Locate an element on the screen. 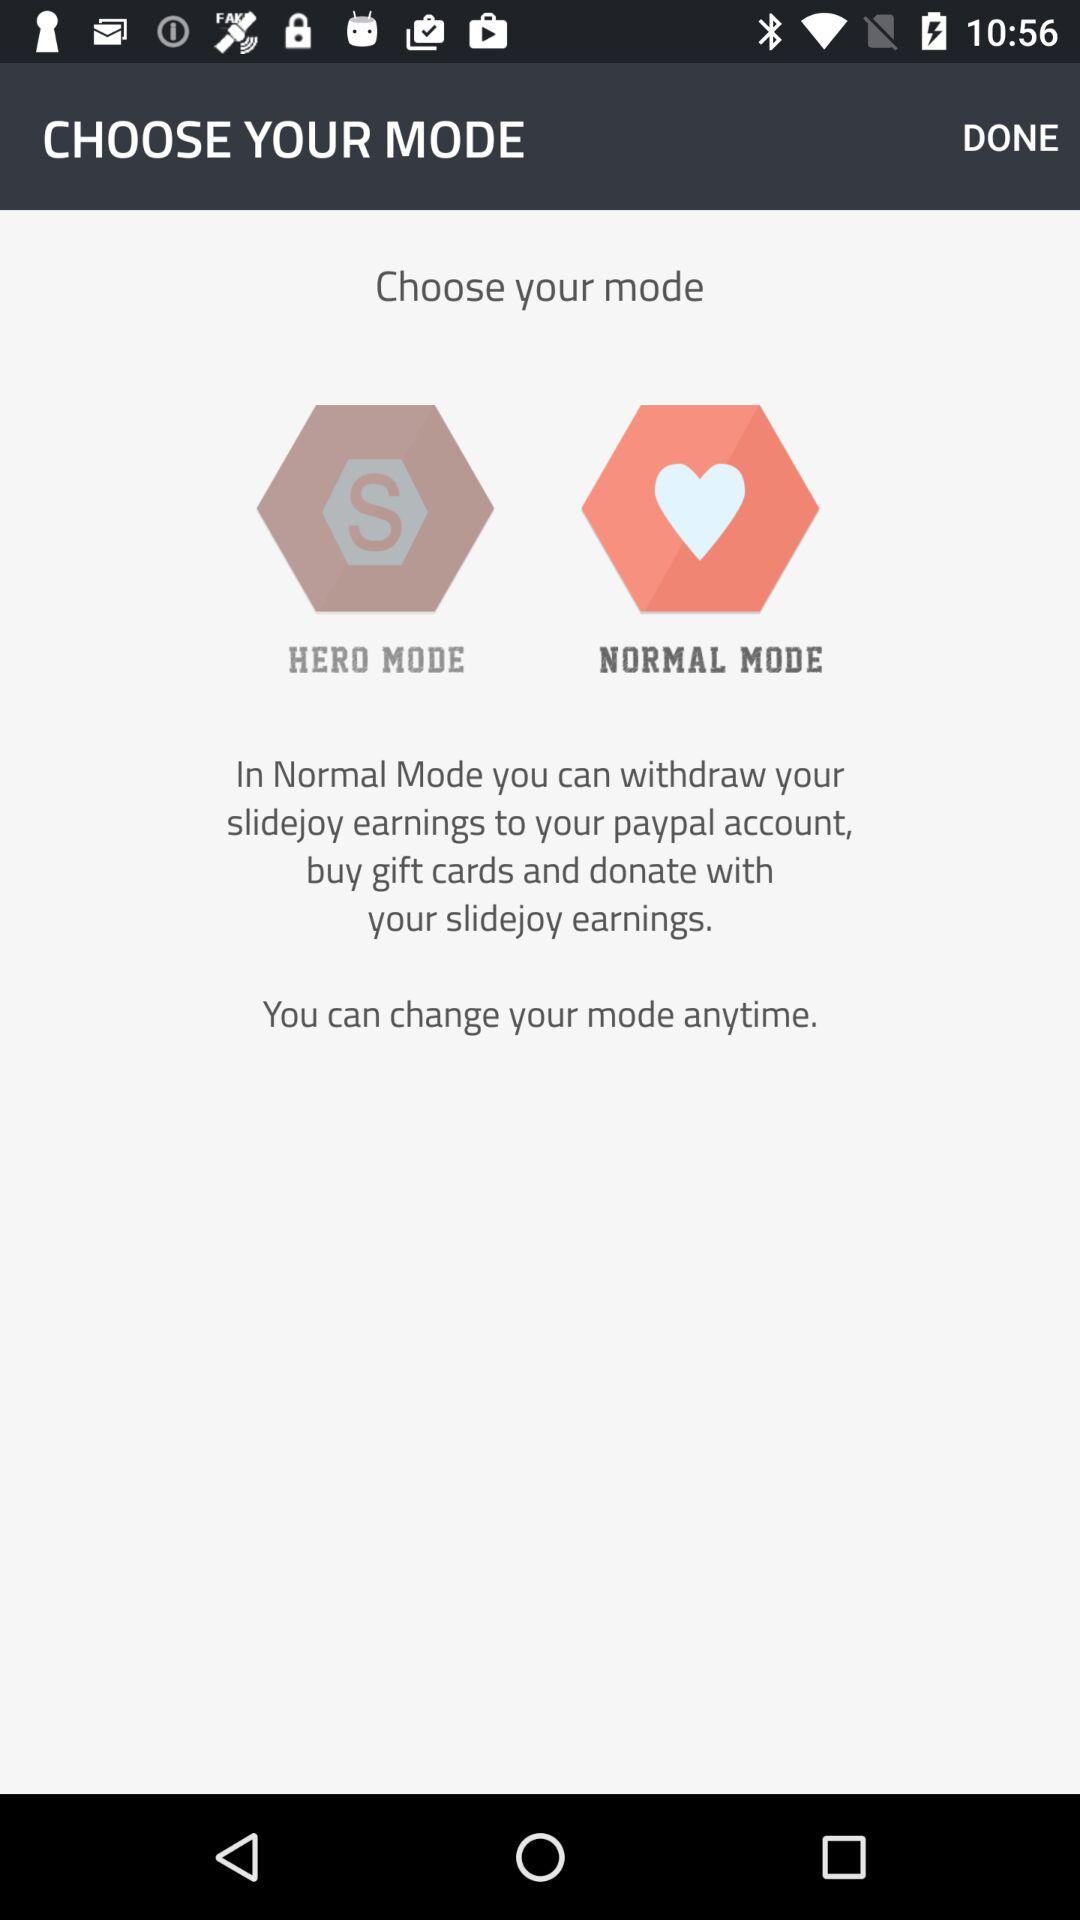 This screenshot has width=1080, height=1920. the item below the choose your mode item is located at coordinates (701, 538).